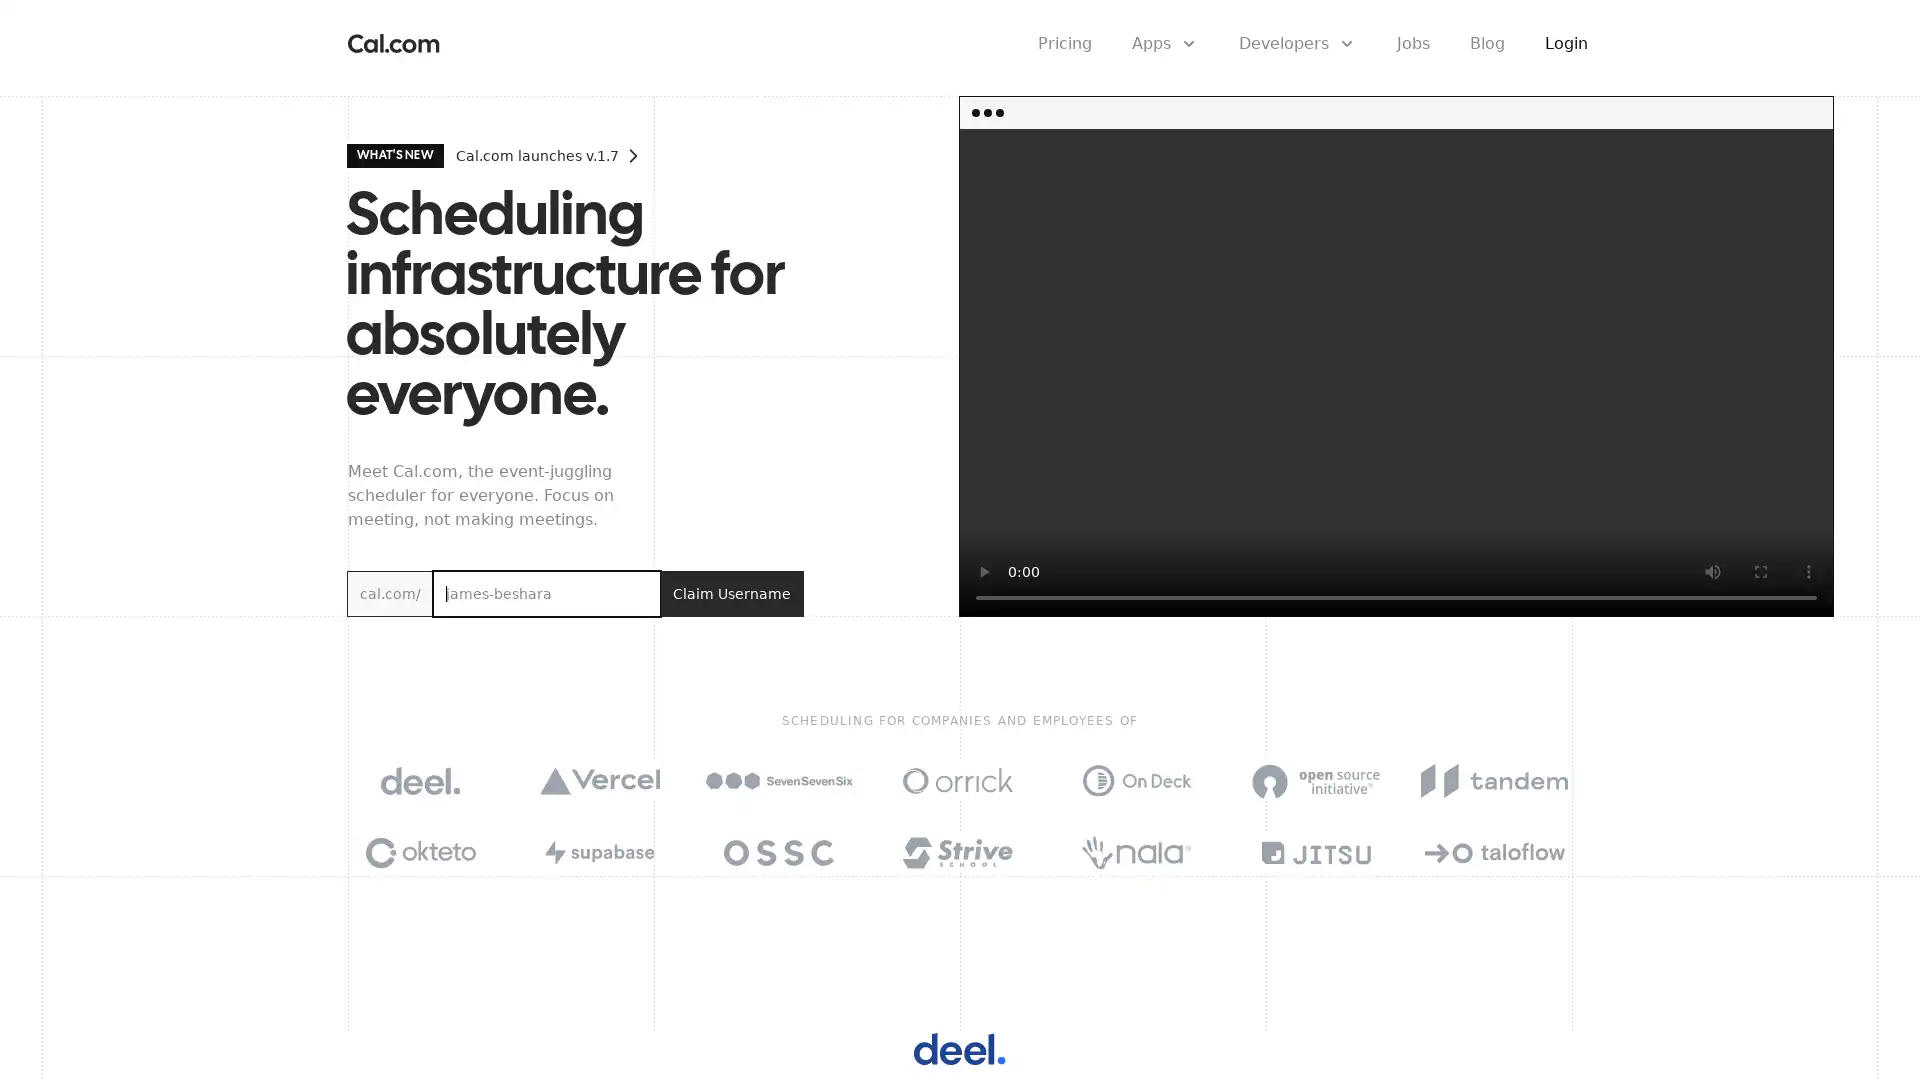  Describe the element at coordinates (983, 571) in the screenshot. I see `play` at that location.